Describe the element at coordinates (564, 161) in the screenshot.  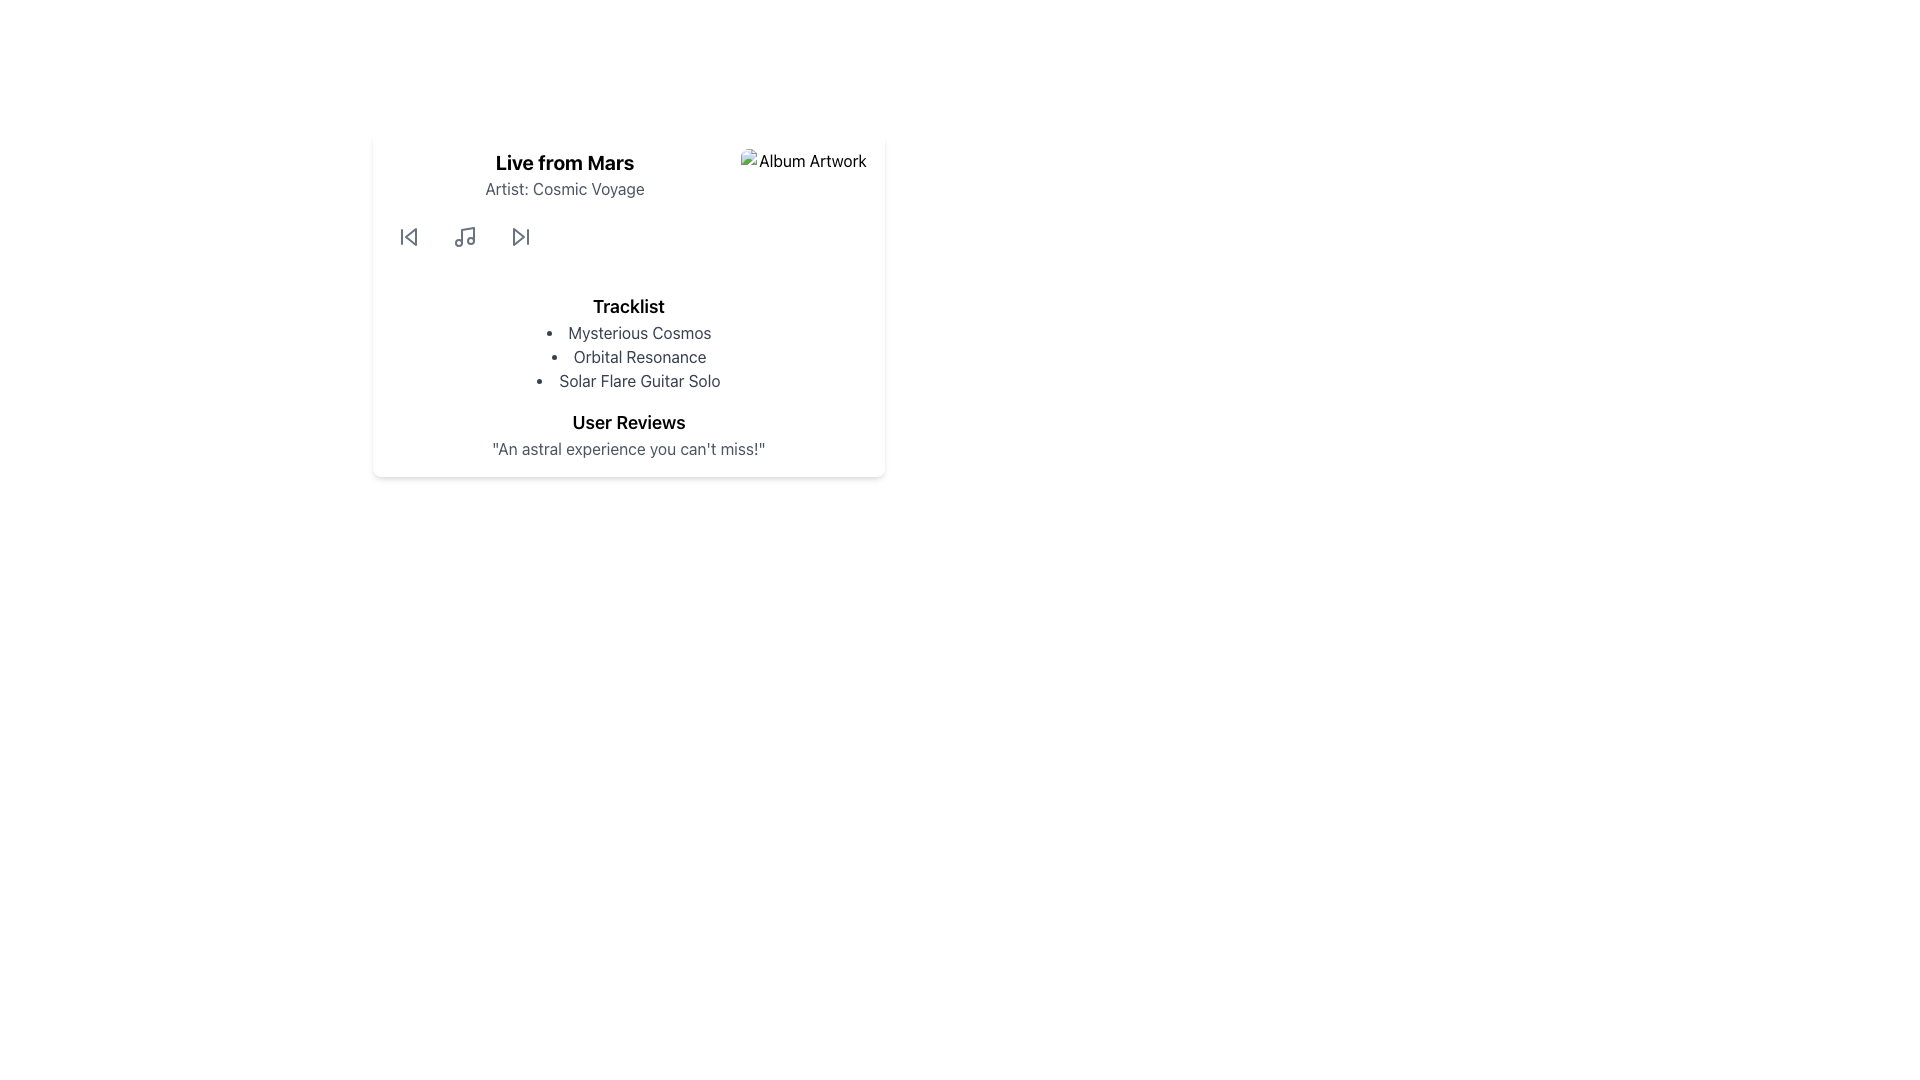
I see `the text header element titled 'Live from Mars', which is positioned at the top of the section above 'Artist: Cosmic Voyage'` at that location.